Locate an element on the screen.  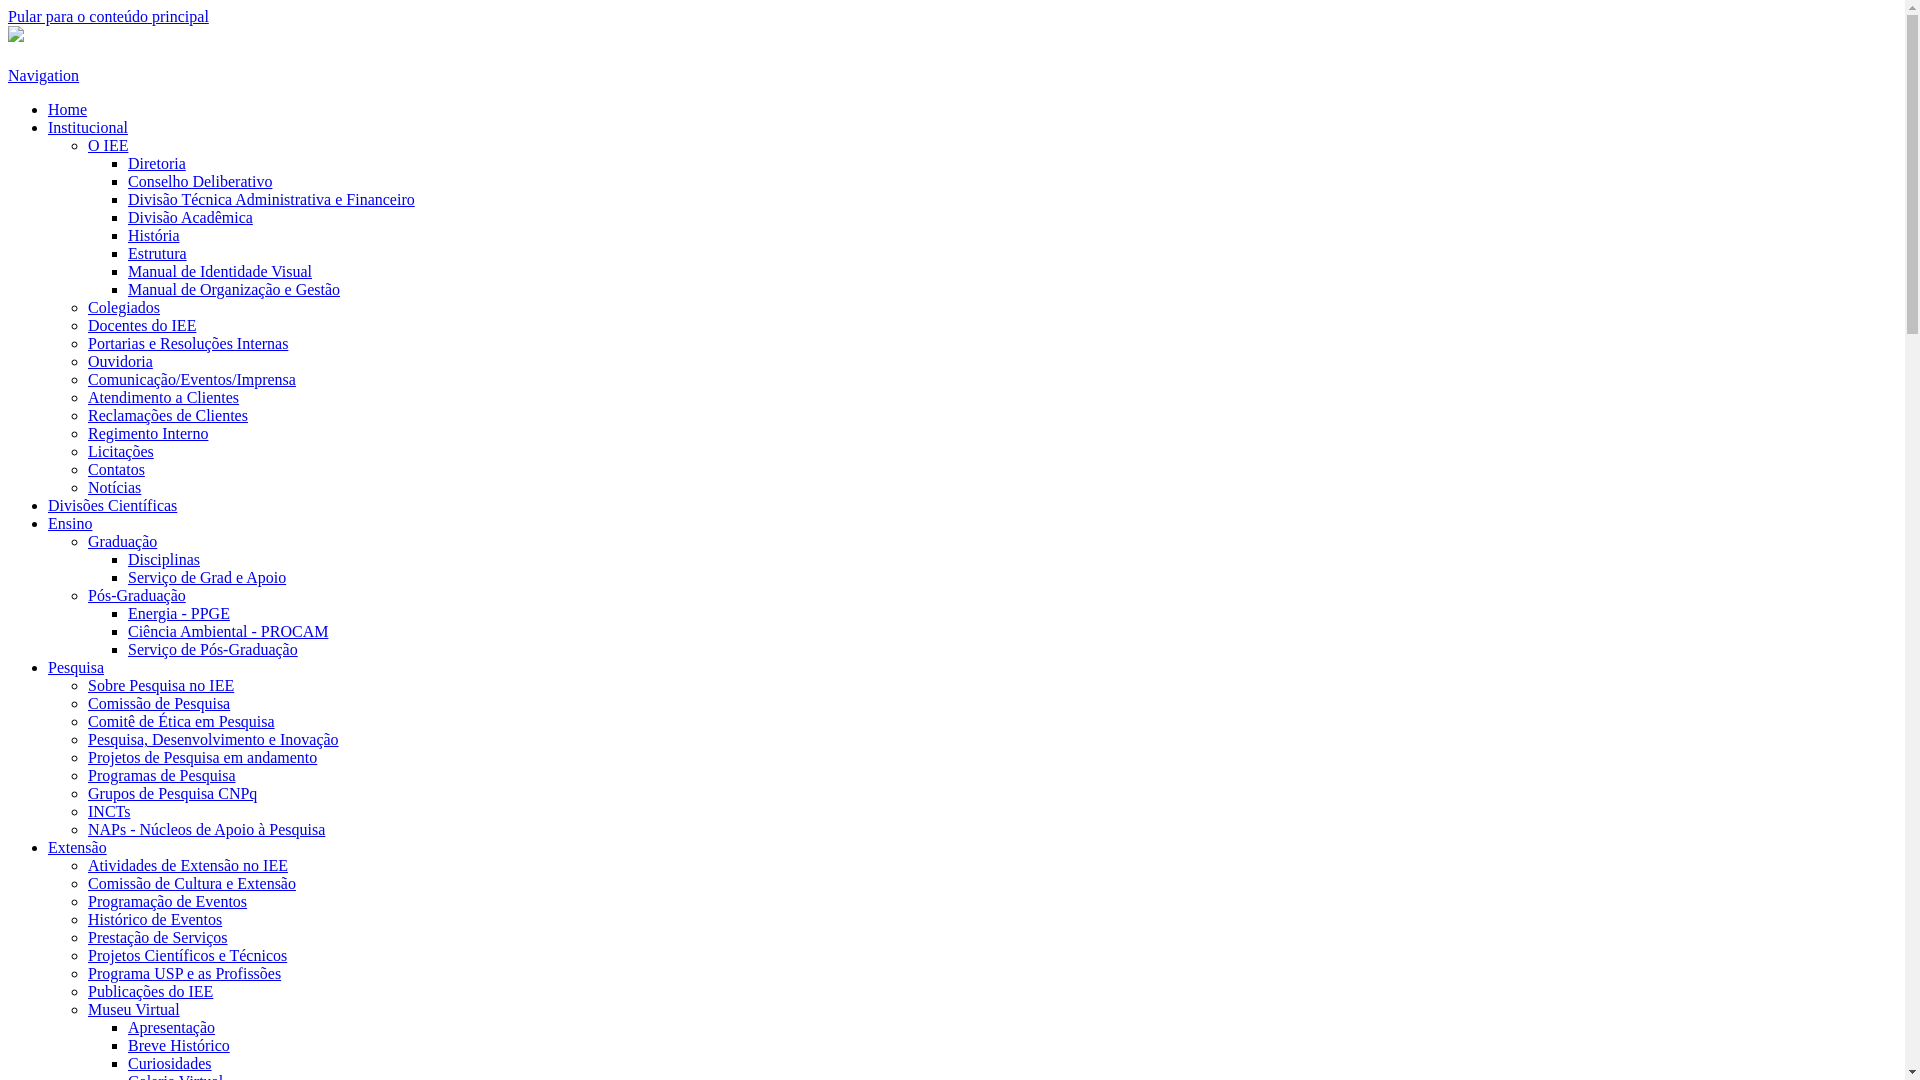
'Energia - PPGE' is located at coordinates (178, 612).